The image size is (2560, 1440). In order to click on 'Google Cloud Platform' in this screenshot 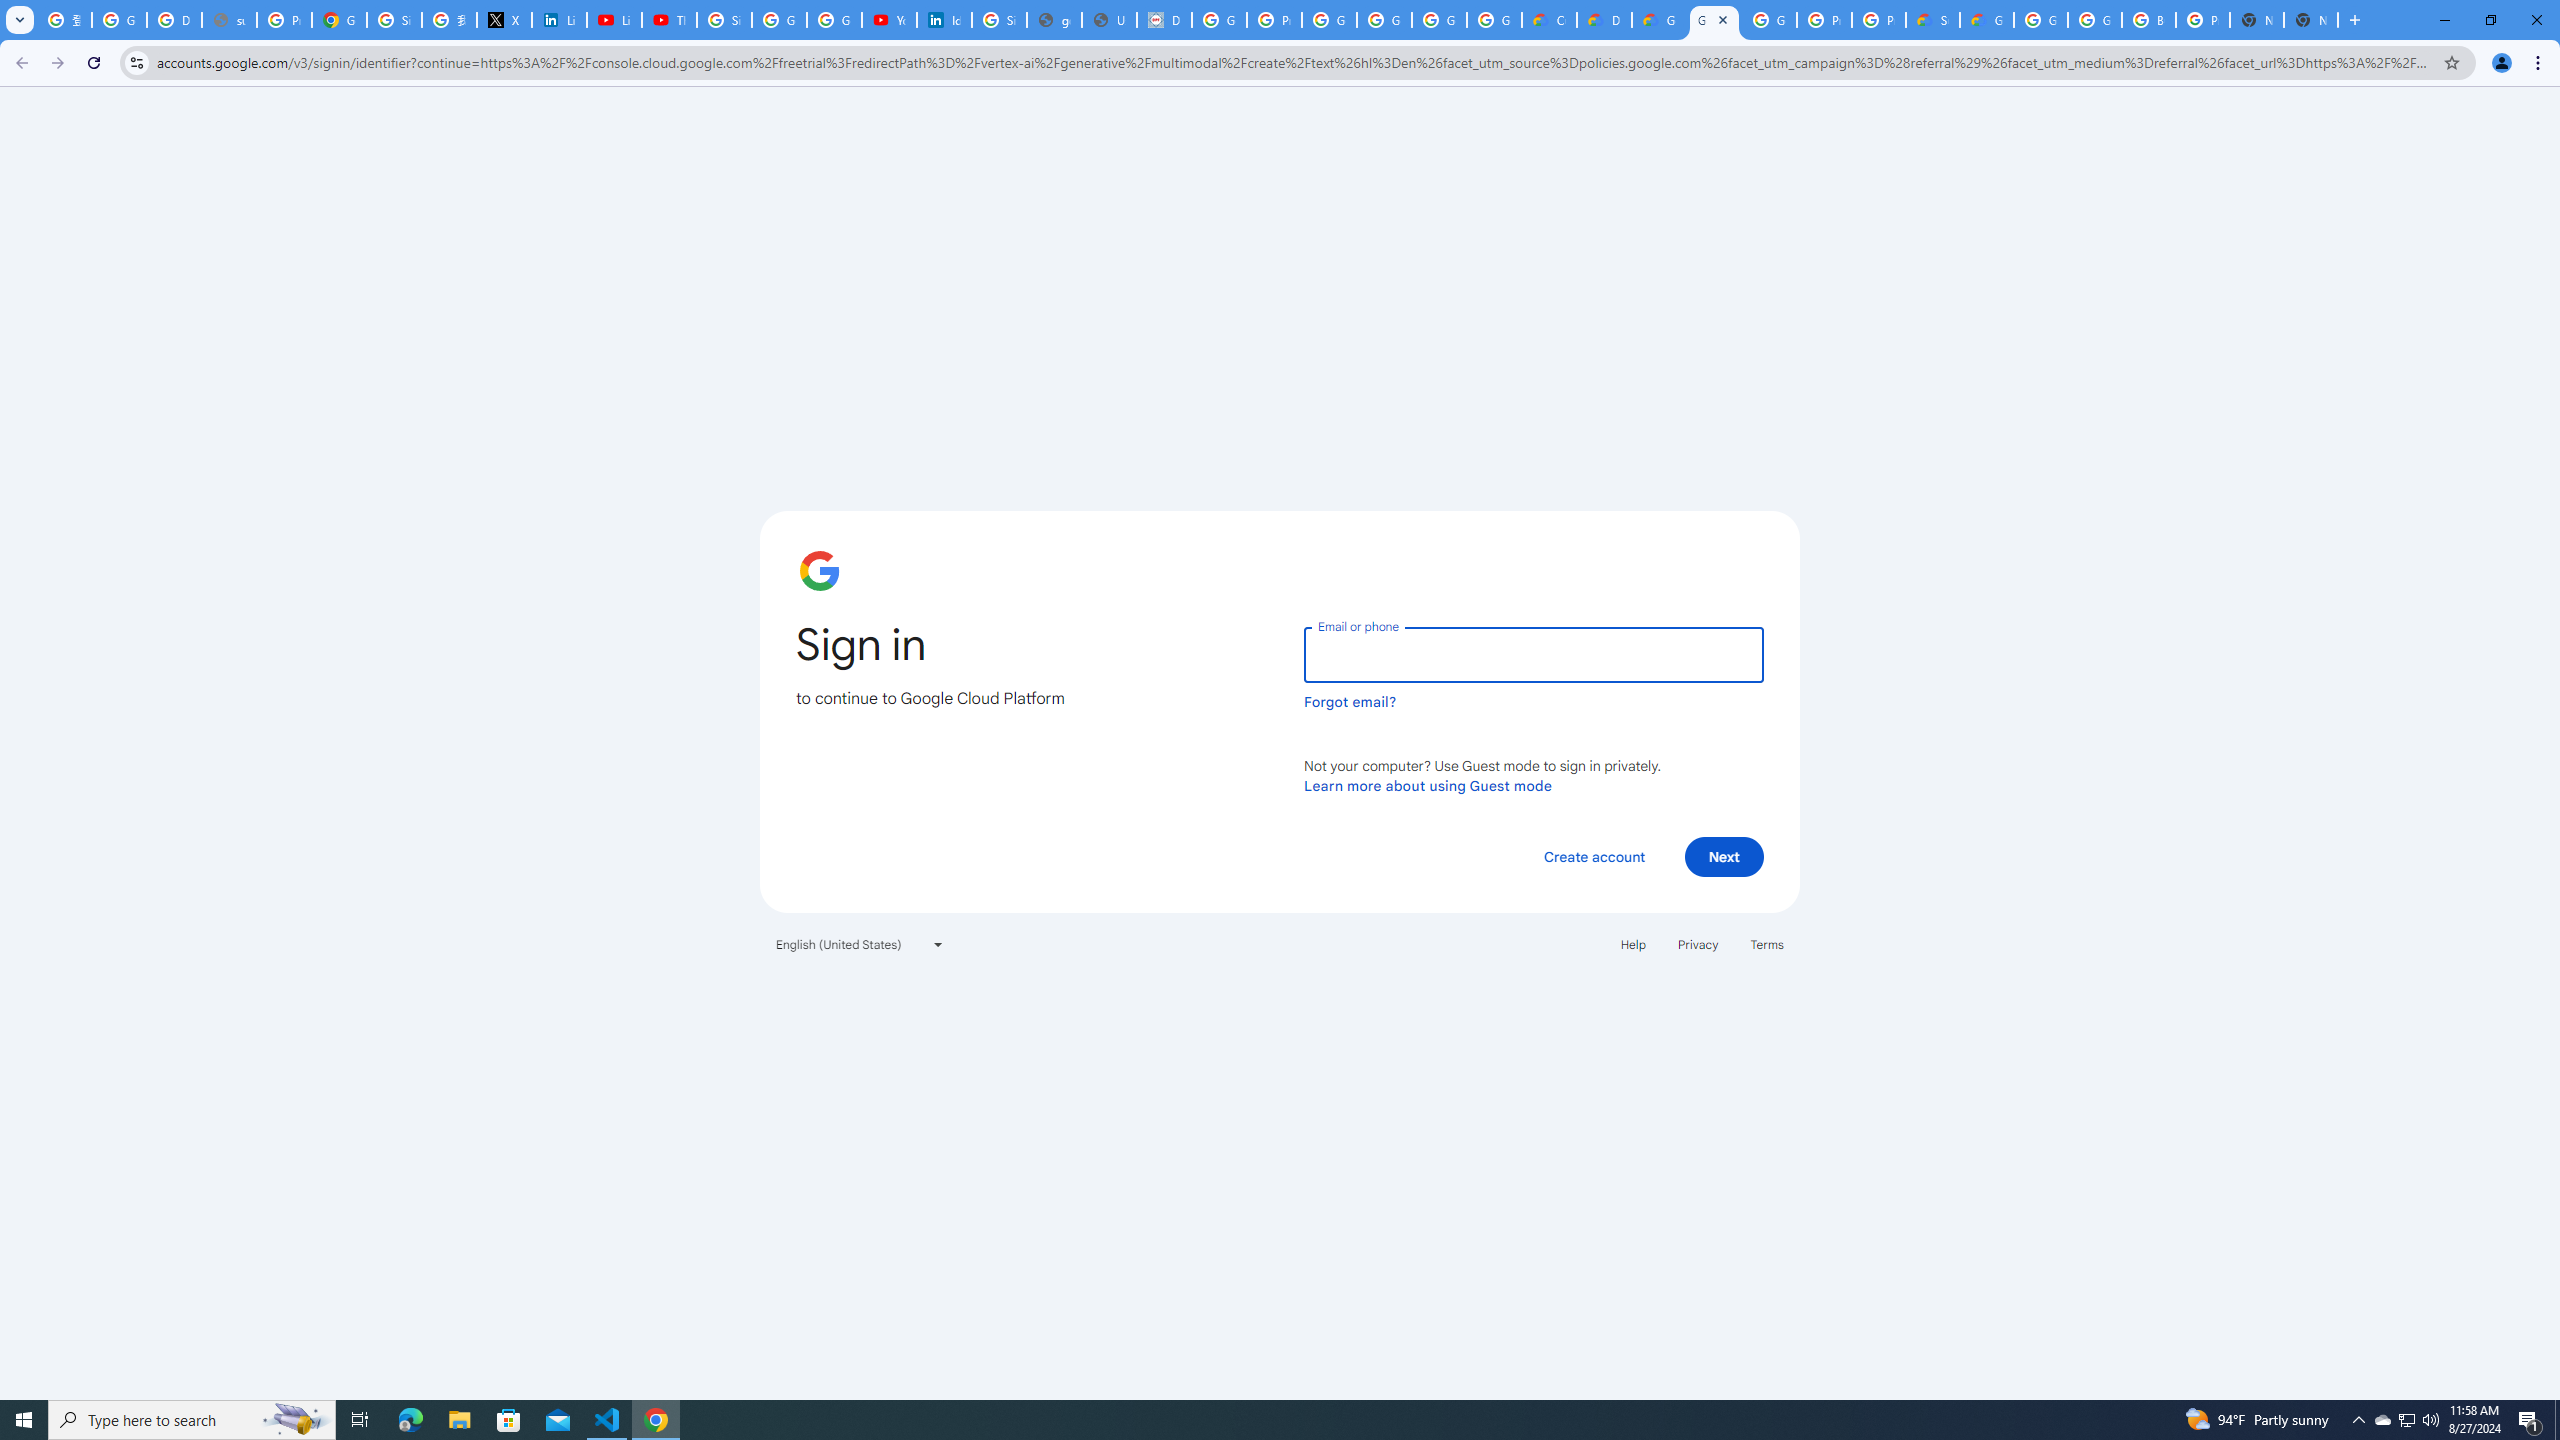, I will do `click(2094, 19)`.